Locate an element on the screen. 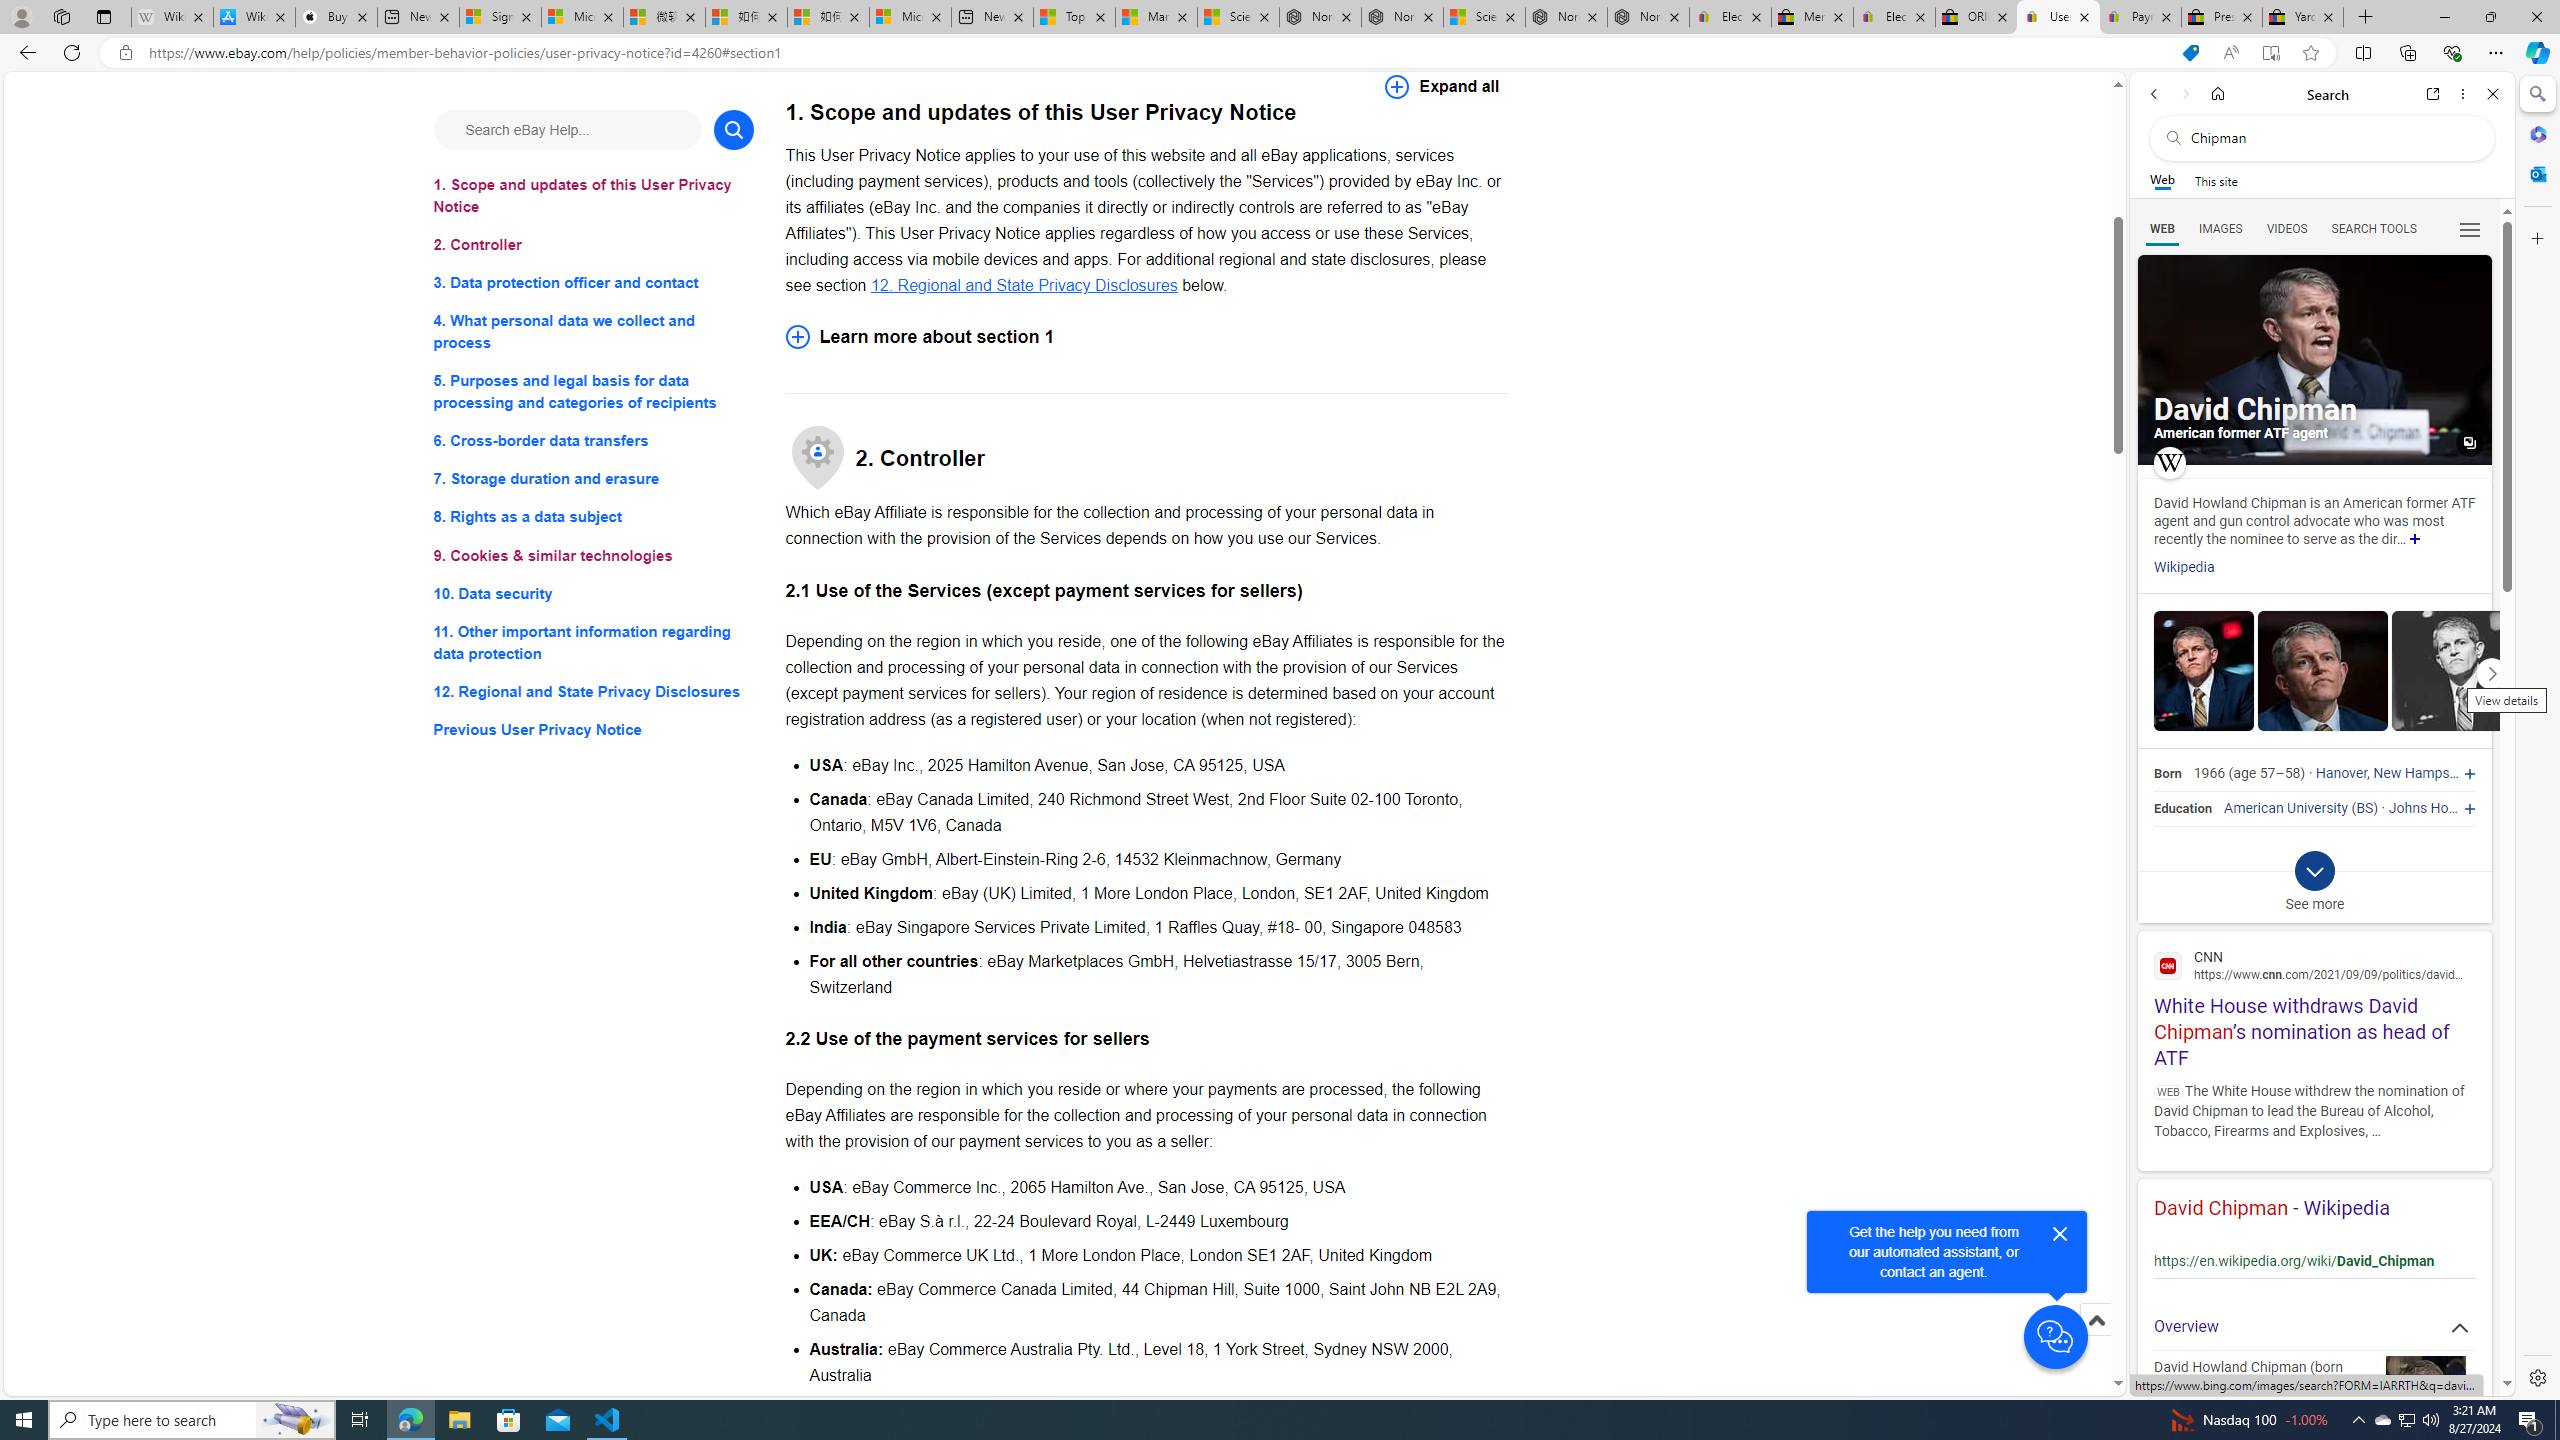 The height and width of the screenshot is (1440, 2560). '6. Cross-border data transfers' is located at coordinates (592, 441).